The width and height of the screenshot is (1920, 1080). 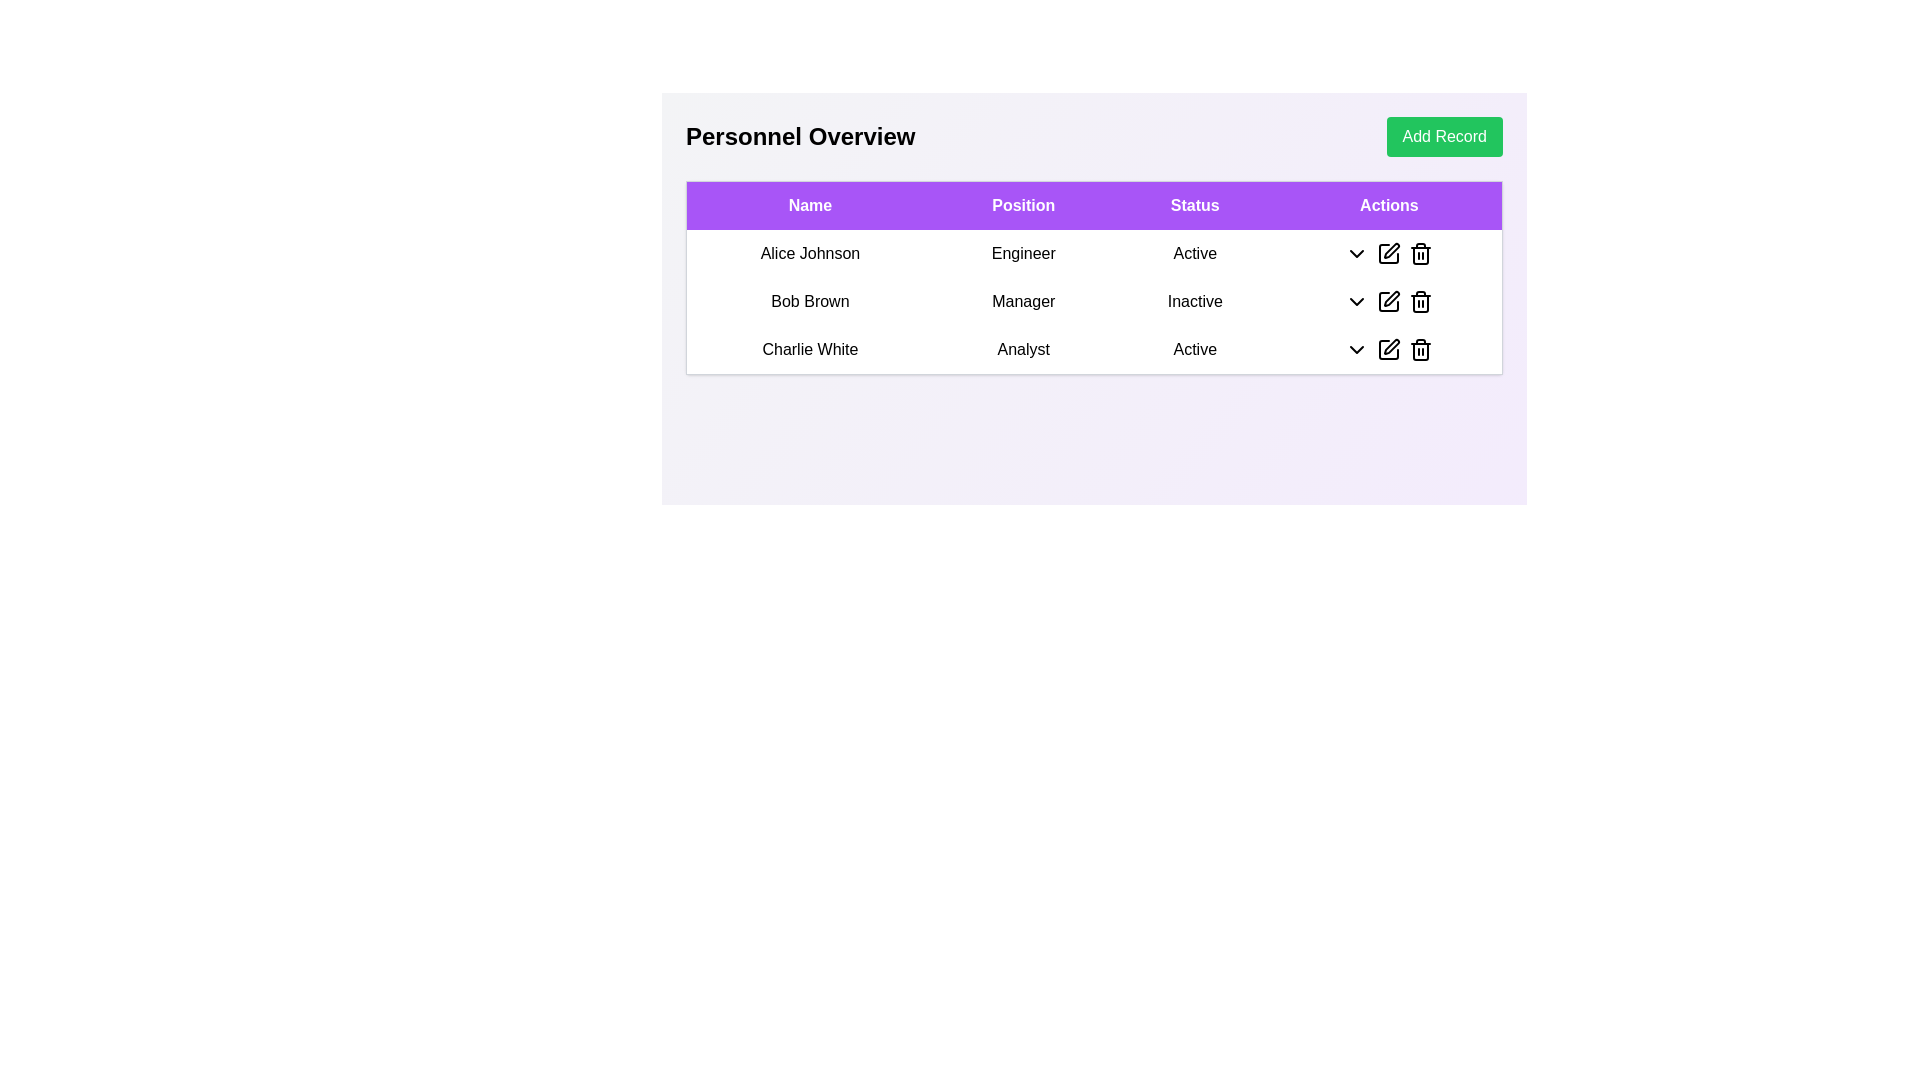 I want to click on the edit action icon (a rounded rectangular pen) located in the last row of the 'Actions' column for 'Charlie White', so click(x=1388, y=349).